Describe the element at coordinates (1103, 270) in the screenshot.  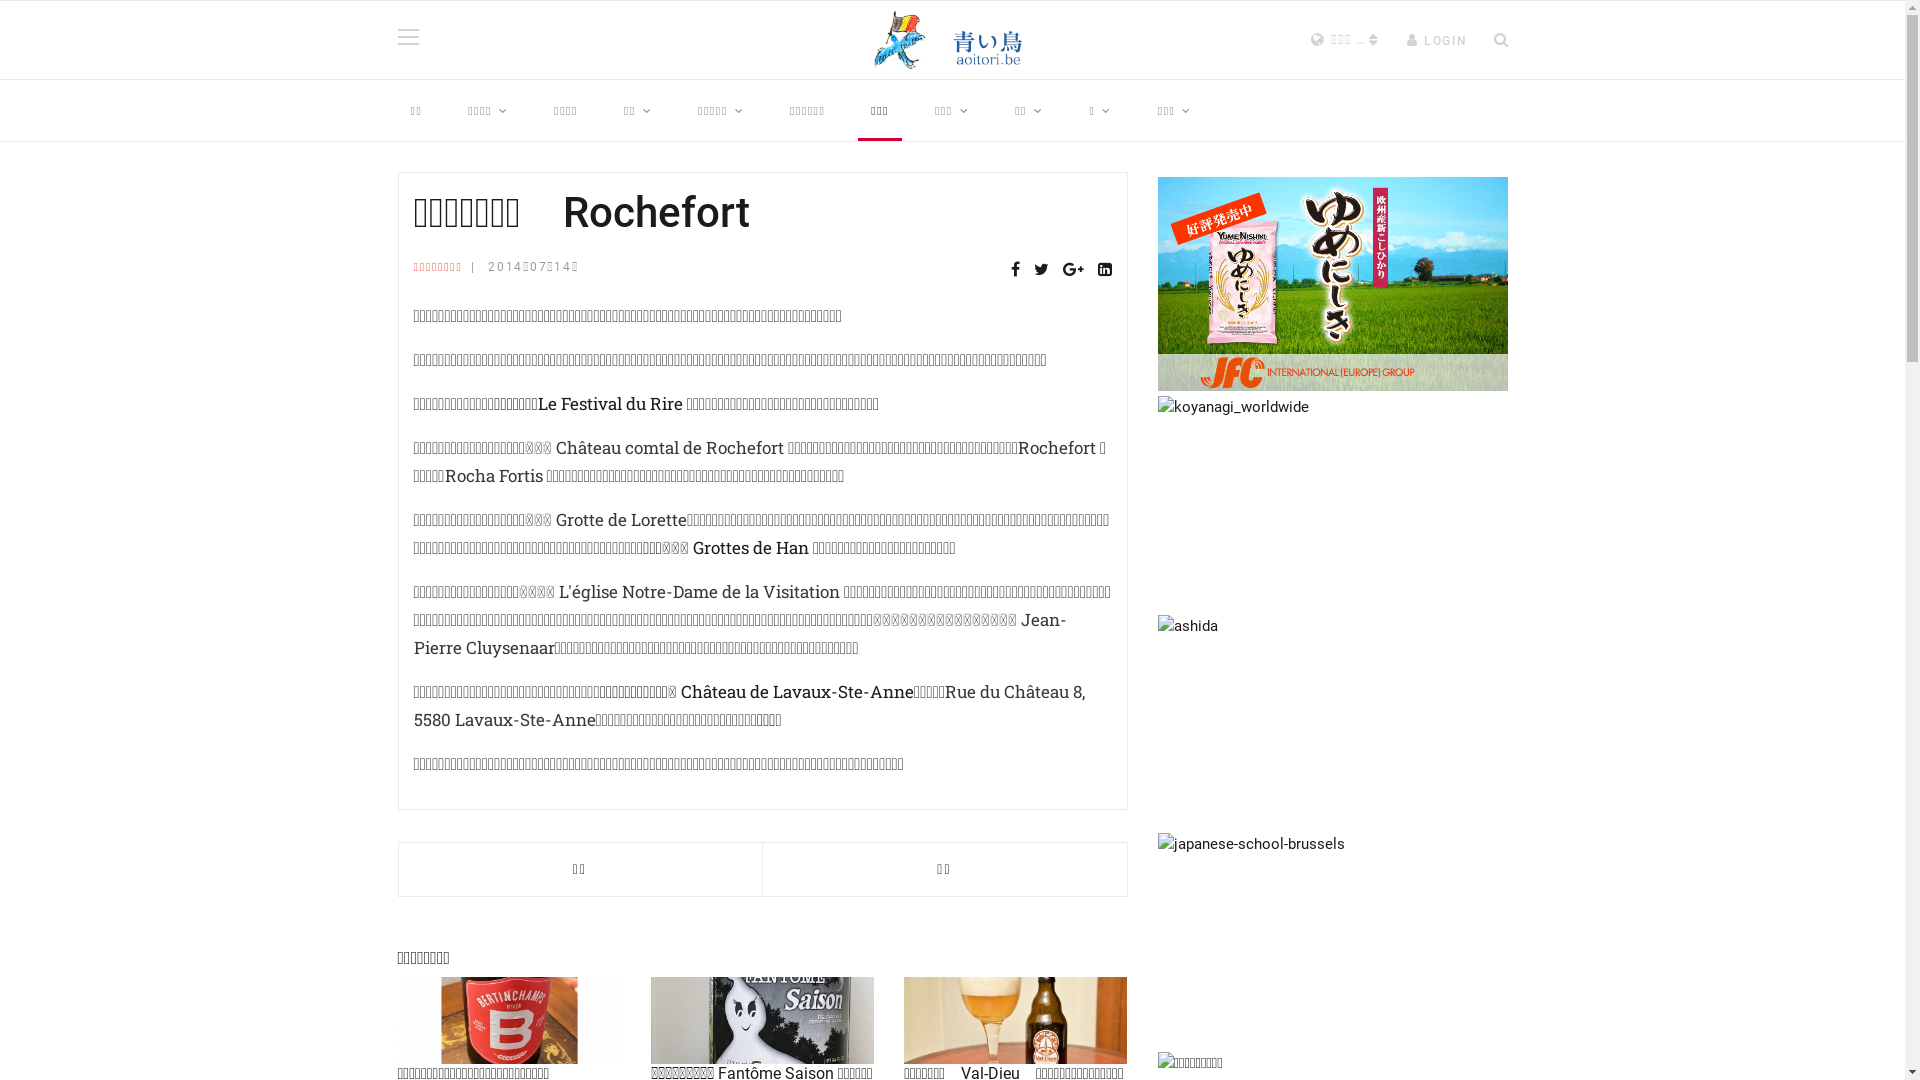
I see `'LinkedIn'` at that location.